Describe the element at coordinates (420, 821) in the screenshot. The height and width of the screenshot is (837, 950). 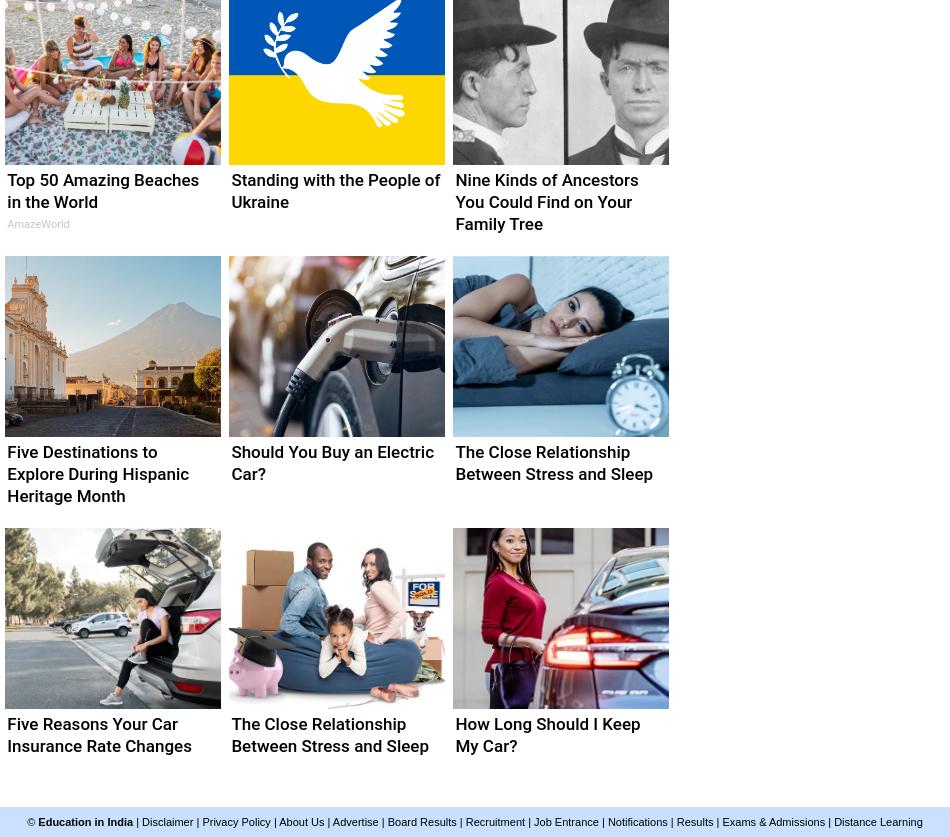
I see `'Board Results'` at that location.